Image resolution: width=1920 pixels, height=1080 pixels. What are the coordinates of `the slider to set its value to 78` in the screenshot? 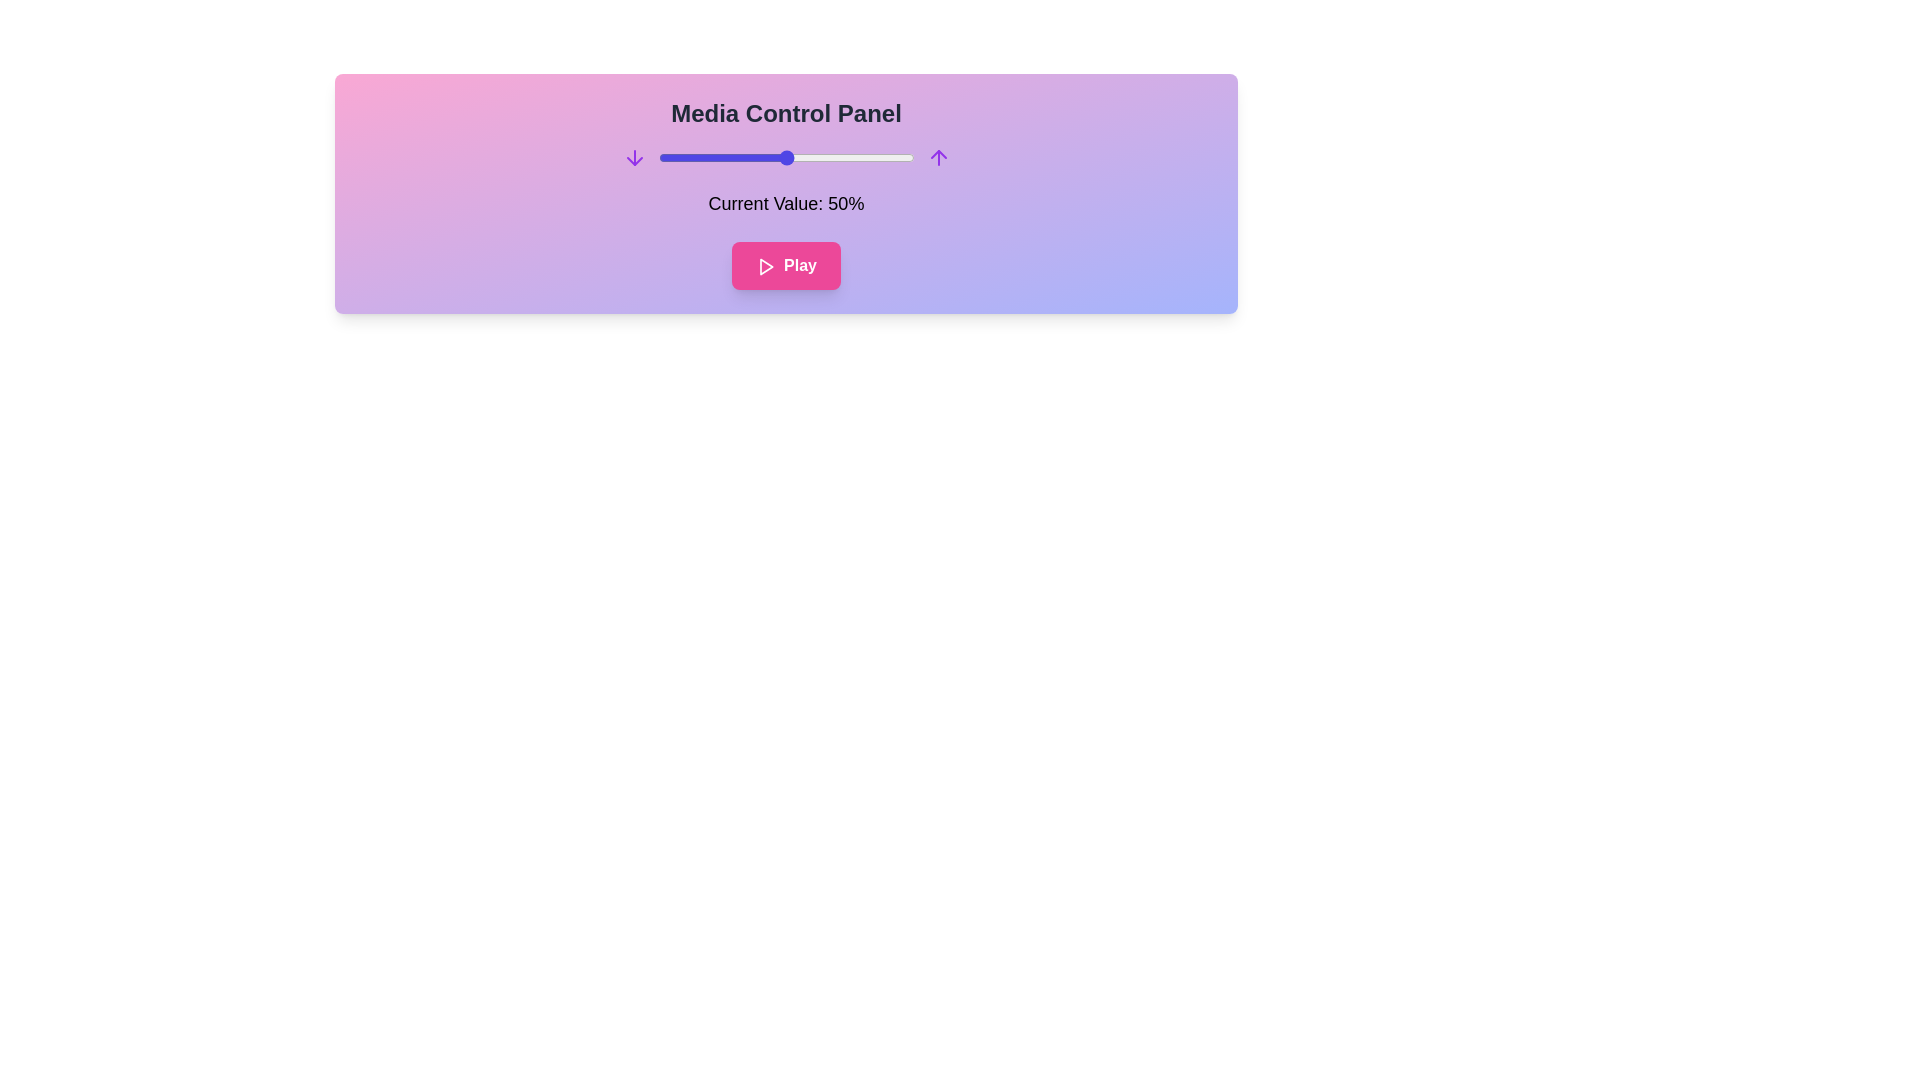 It's located at (858, 157).